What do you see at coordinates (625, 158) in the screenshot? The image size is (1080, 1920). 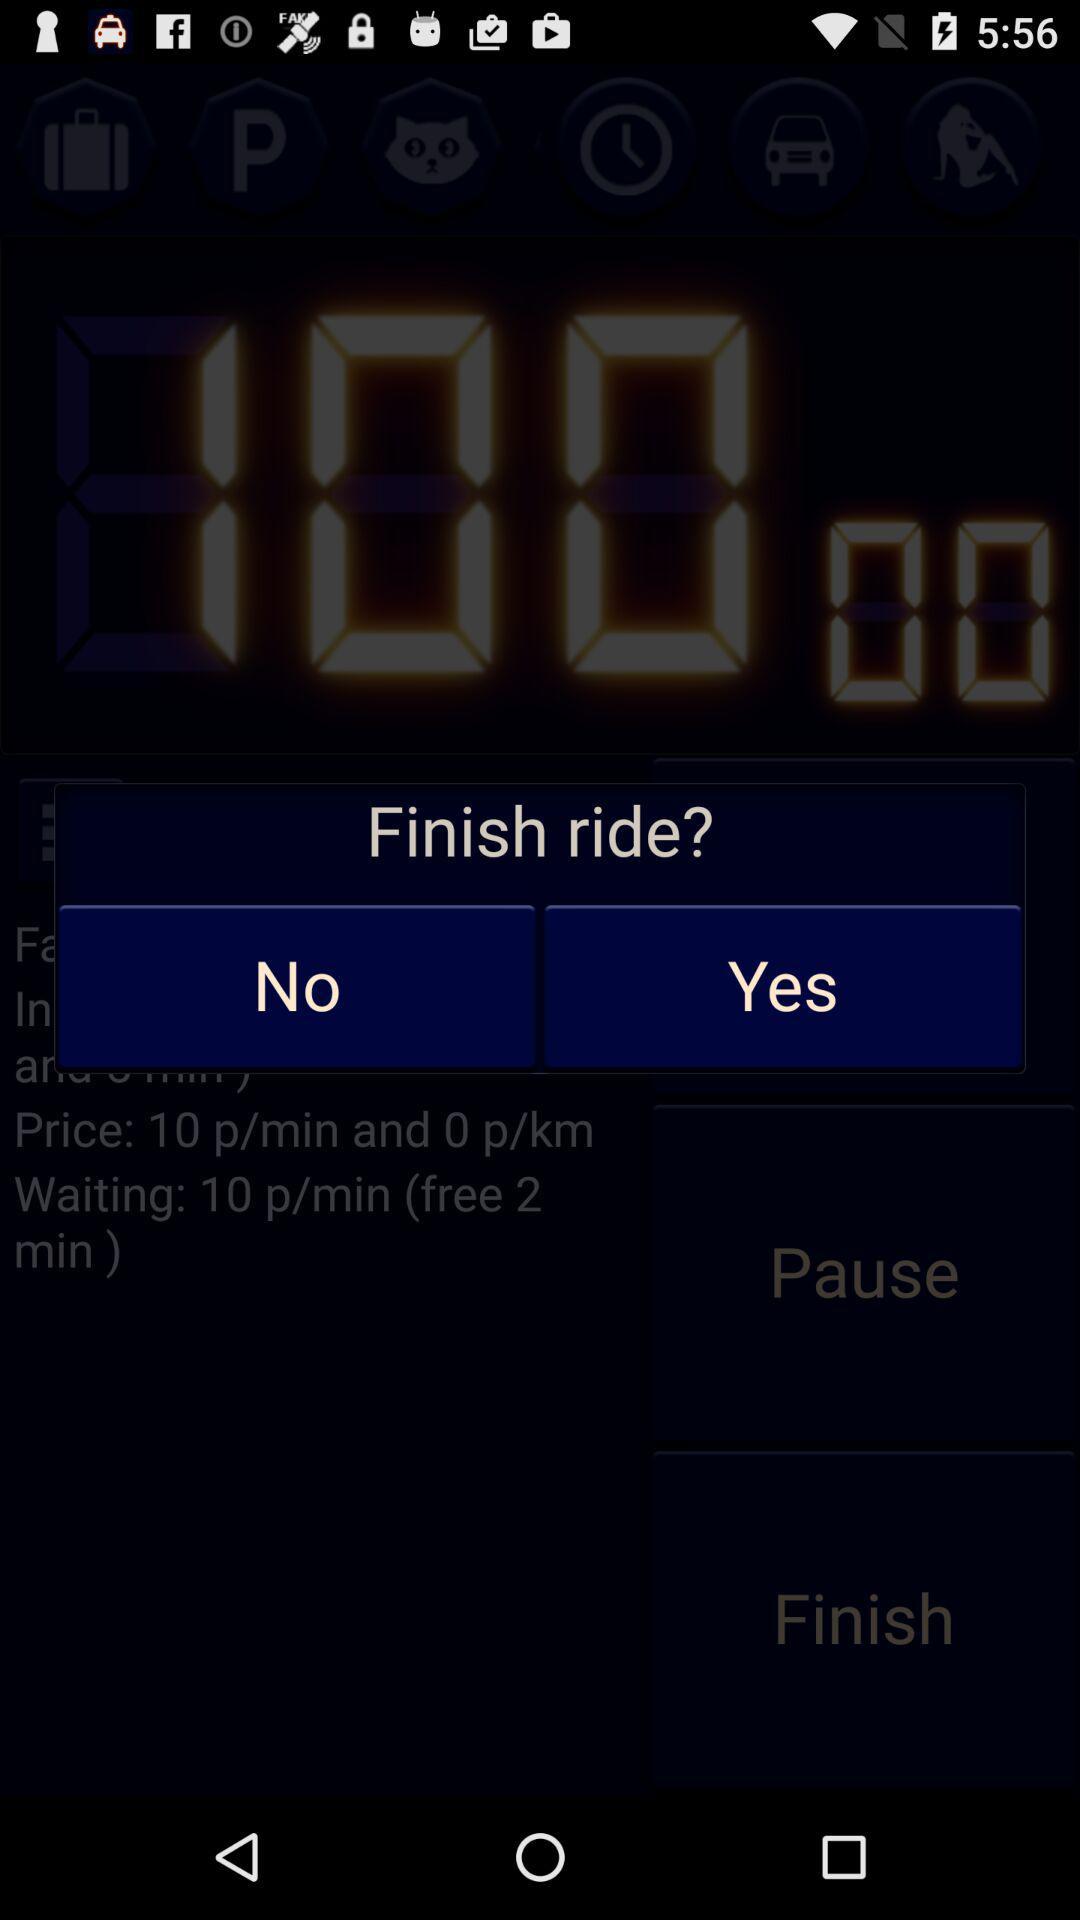 I see `the time icon` at bounding box center [625, 158].